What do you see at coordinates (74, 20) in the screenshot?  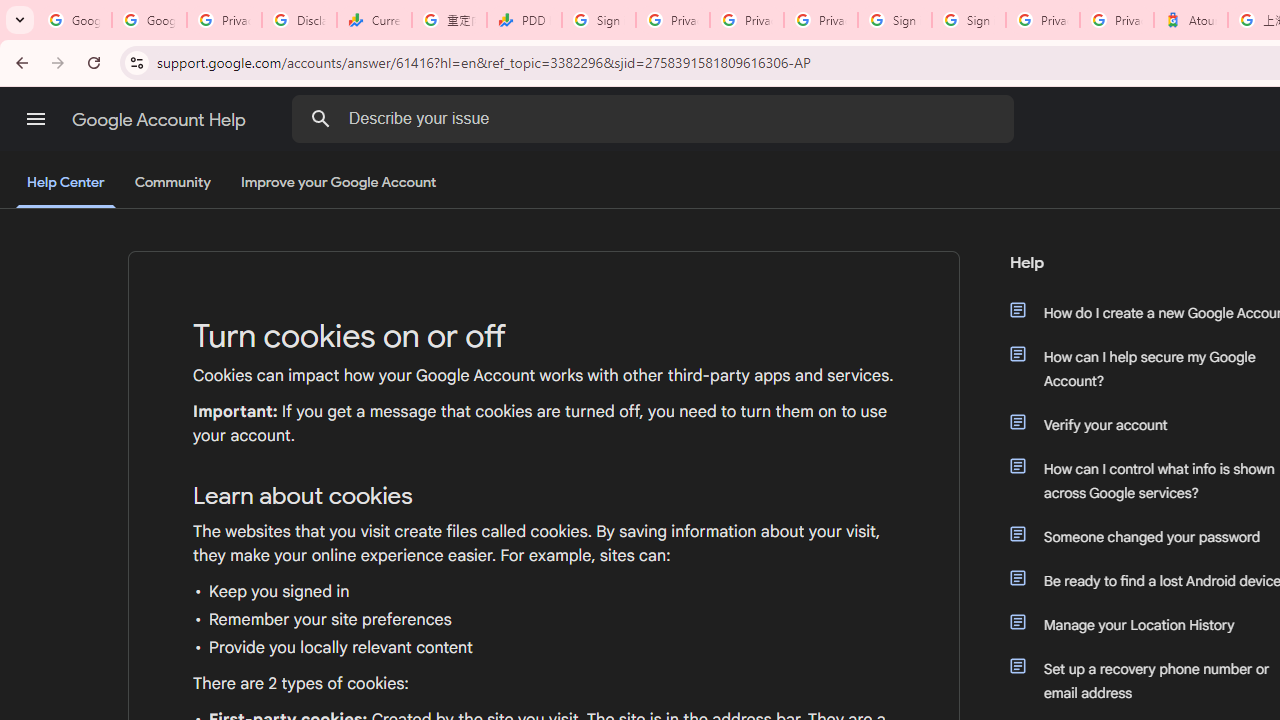 I see `'Google Workspace Admin Community'` at bounding box center [74, 20].